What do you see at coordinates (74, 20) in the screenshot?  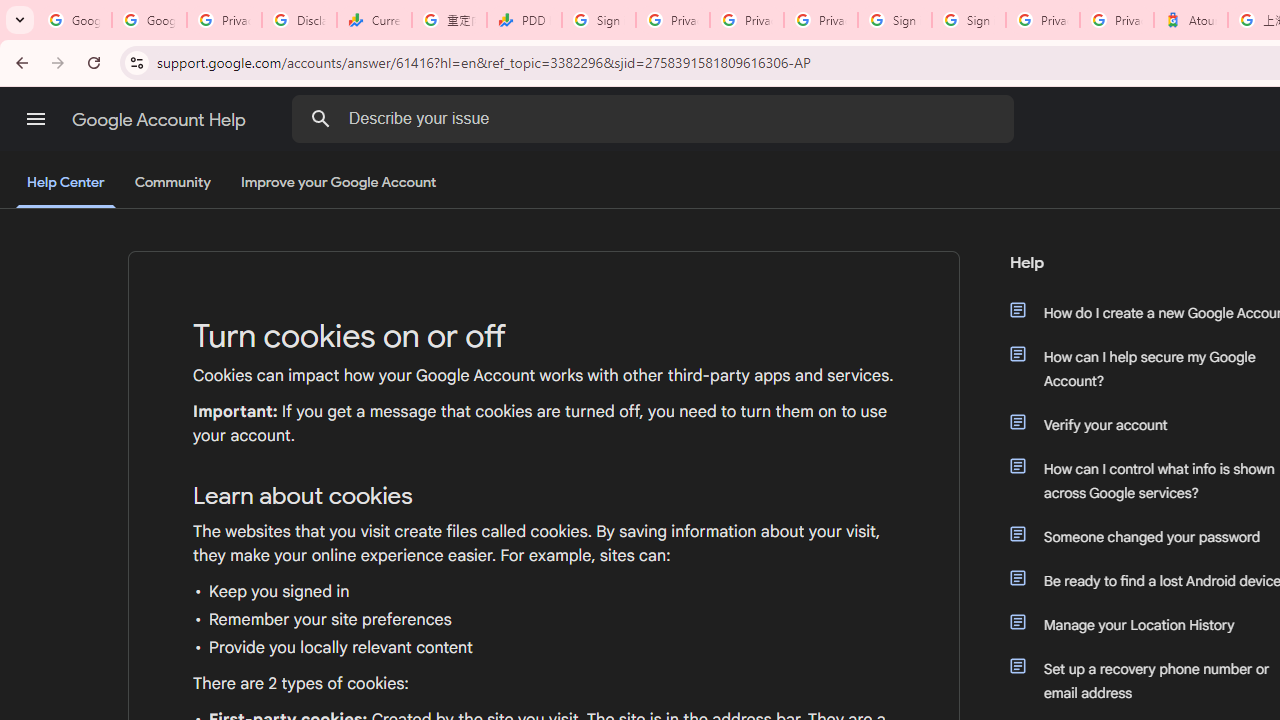 I see `'Google Workspace Admin Community'` at bounding box center [74, 20].